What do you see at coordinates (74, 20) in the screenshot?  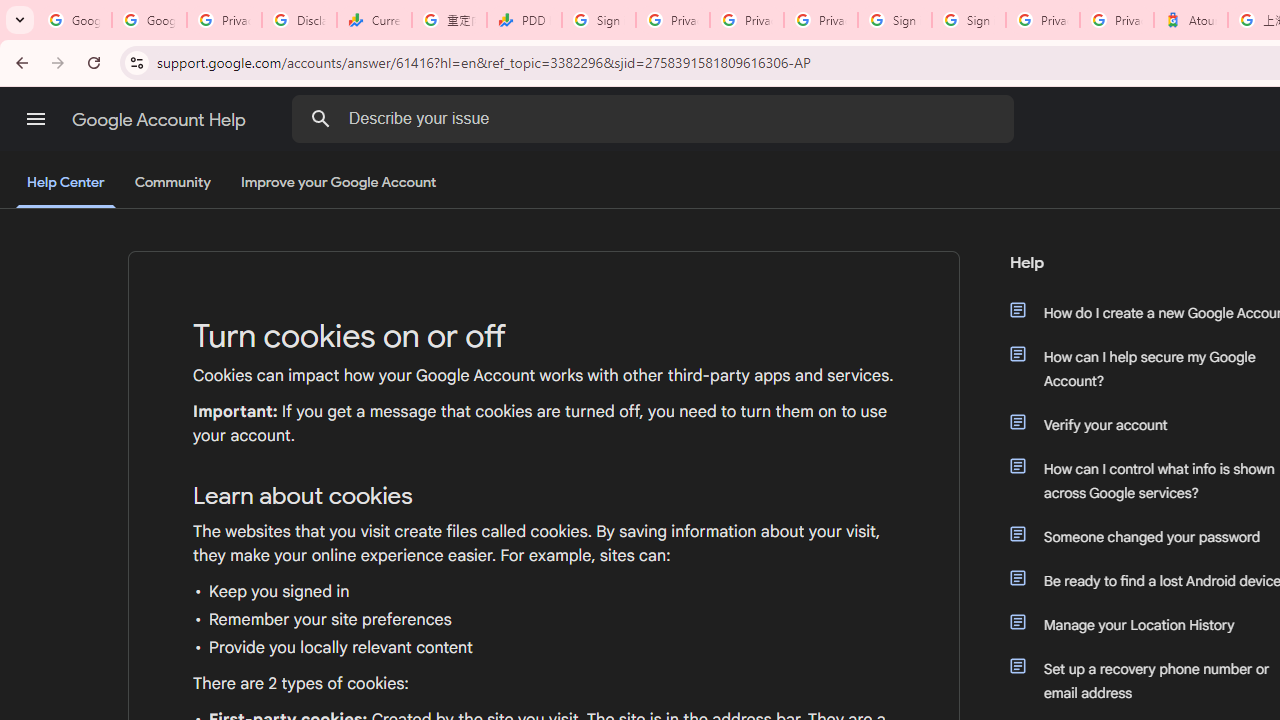 I see `'Google Workspace Admin Community'` at bounding box center [74, 20].